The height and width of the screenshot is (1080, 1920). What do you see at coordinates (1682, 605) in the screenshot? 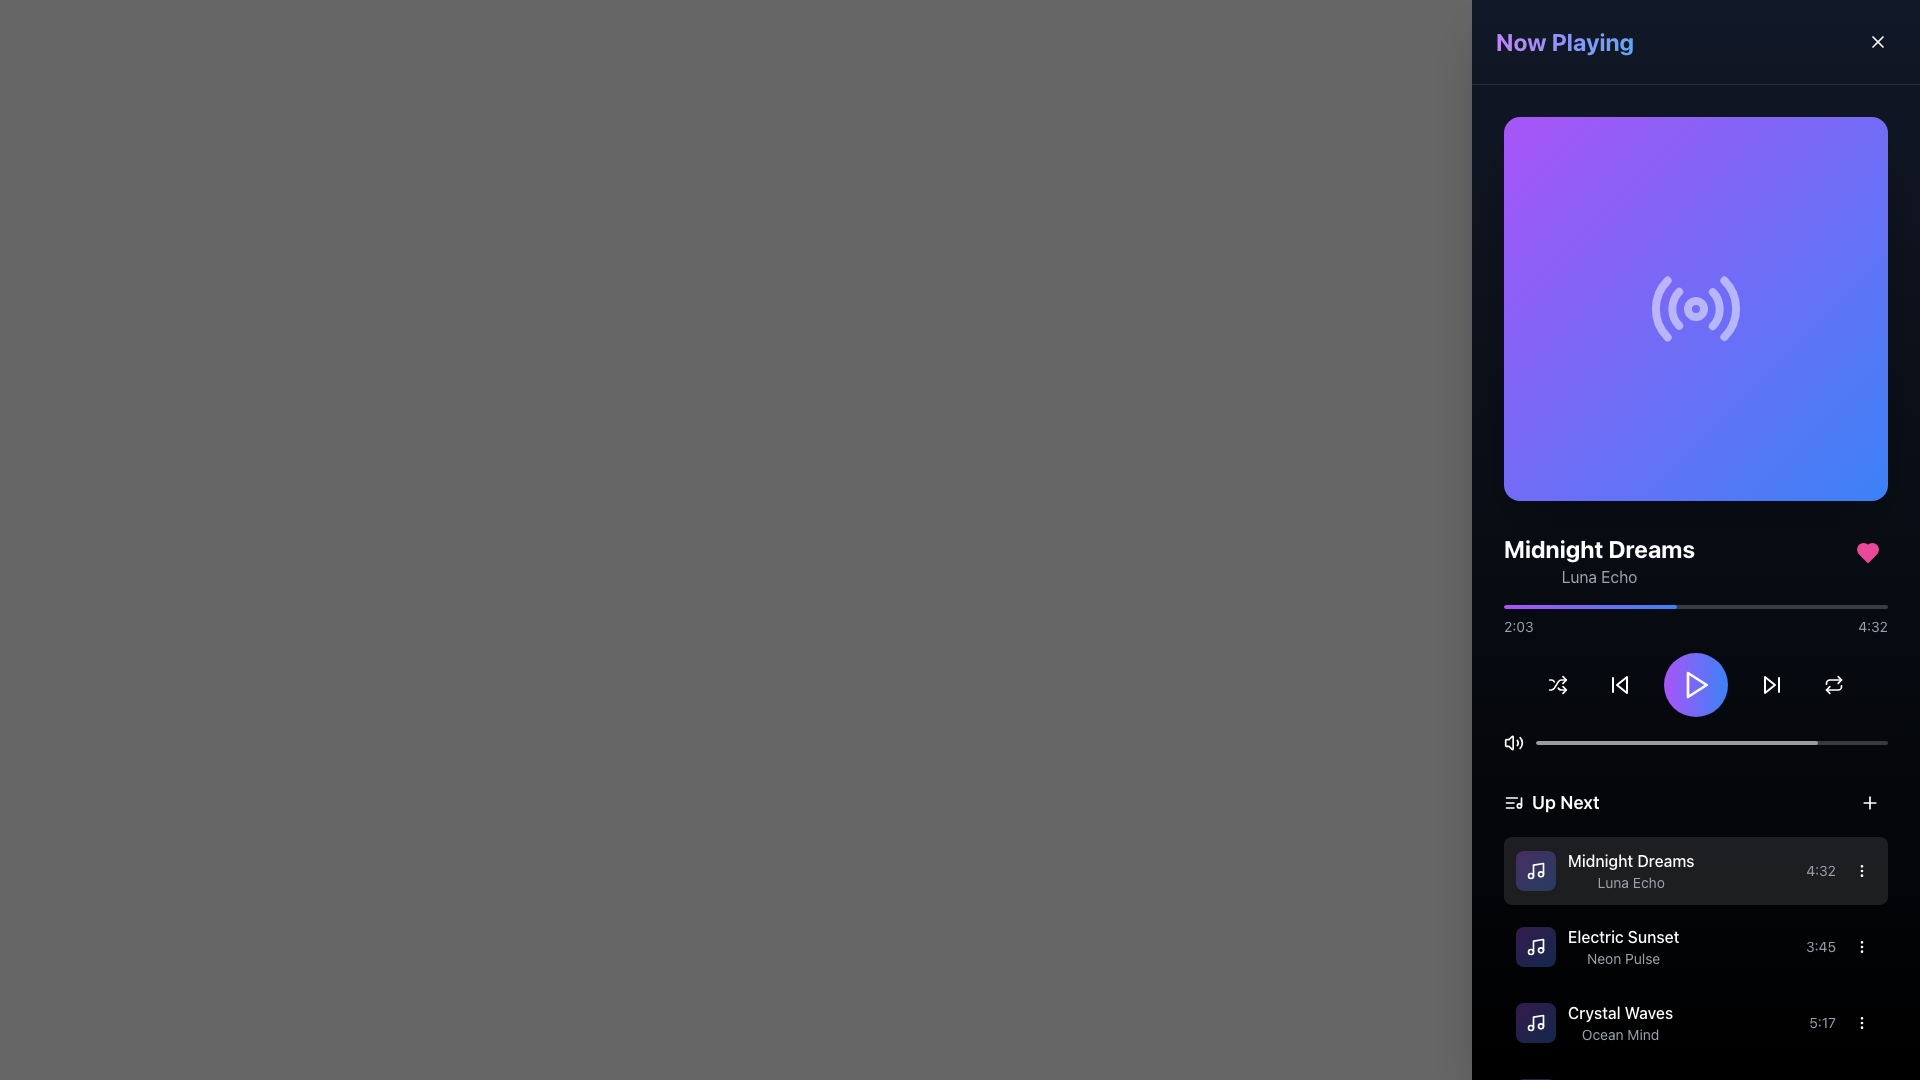
I see `the playback position` at bounding box center [1682, 605].